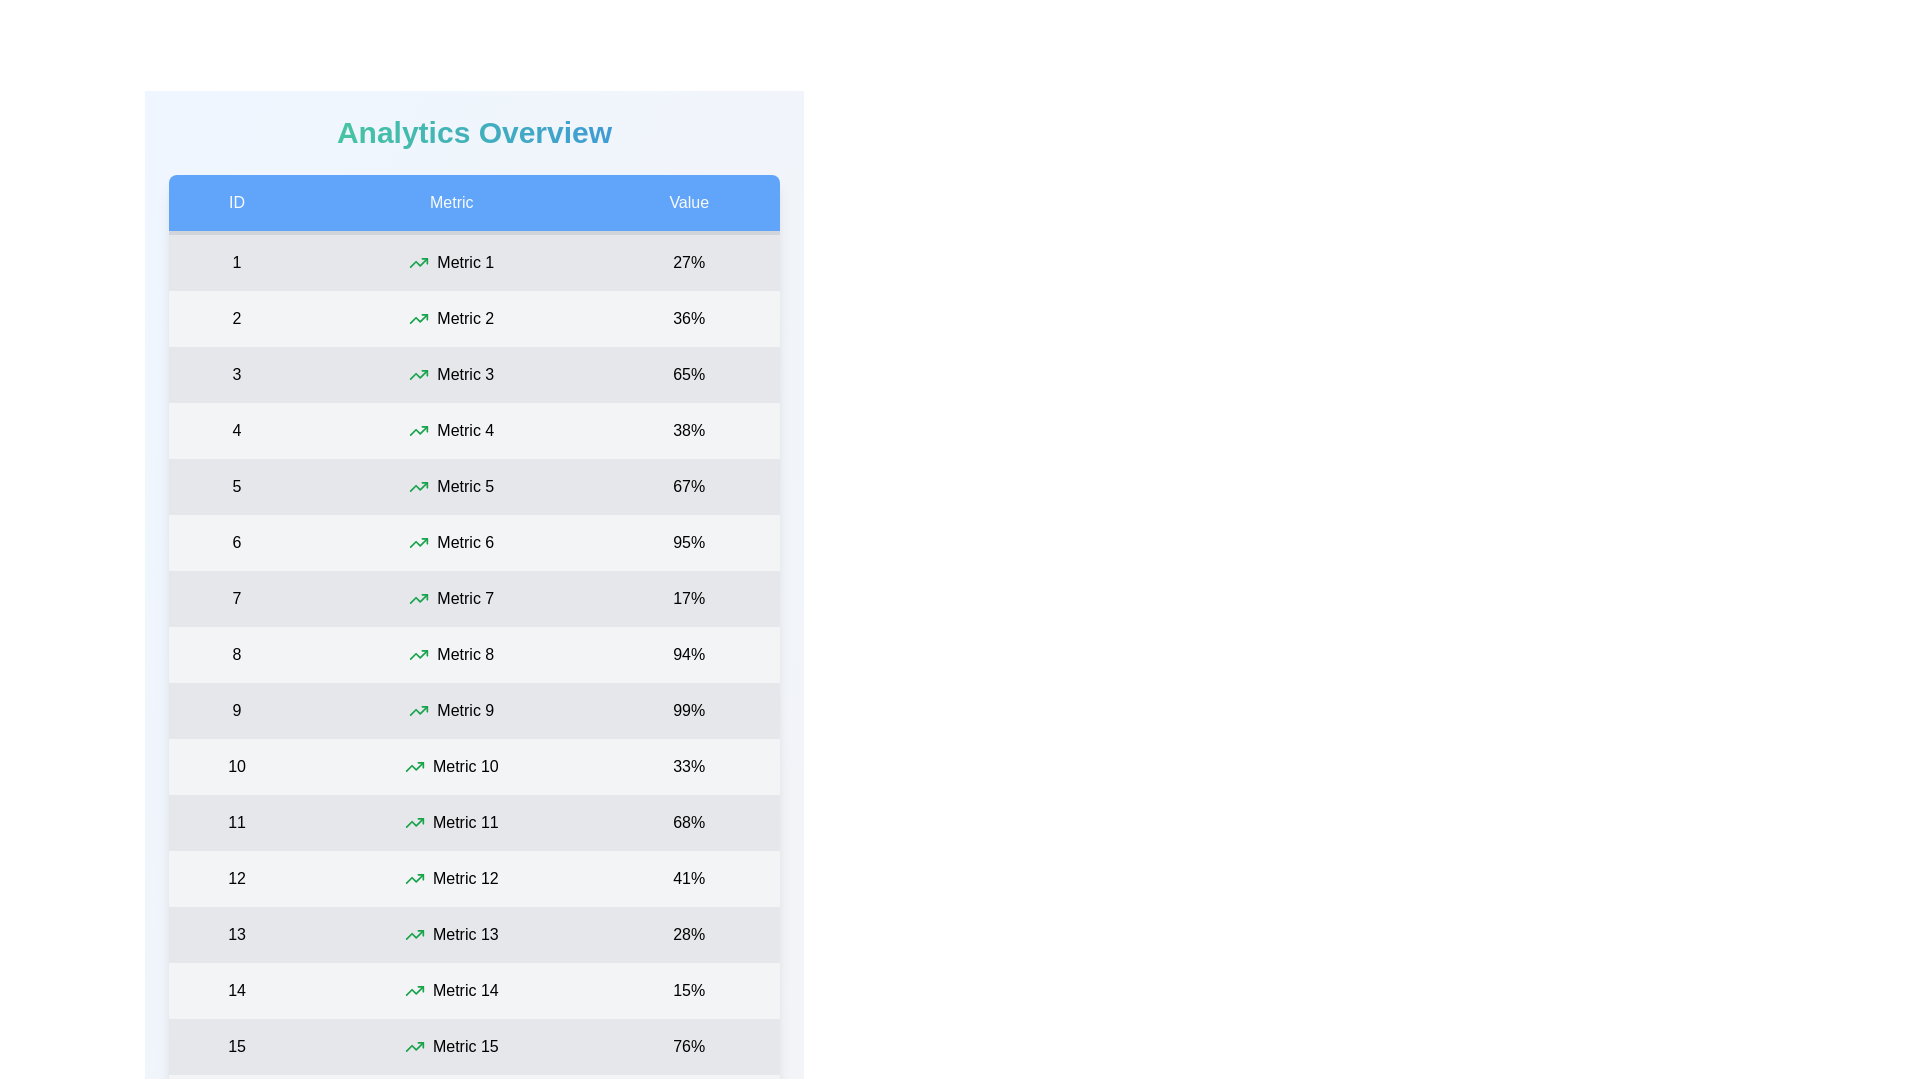  Describe the element at coordinates (689, 204) in the screenshot. I see `the column header 'Value' to sort the table by that column` at that location.